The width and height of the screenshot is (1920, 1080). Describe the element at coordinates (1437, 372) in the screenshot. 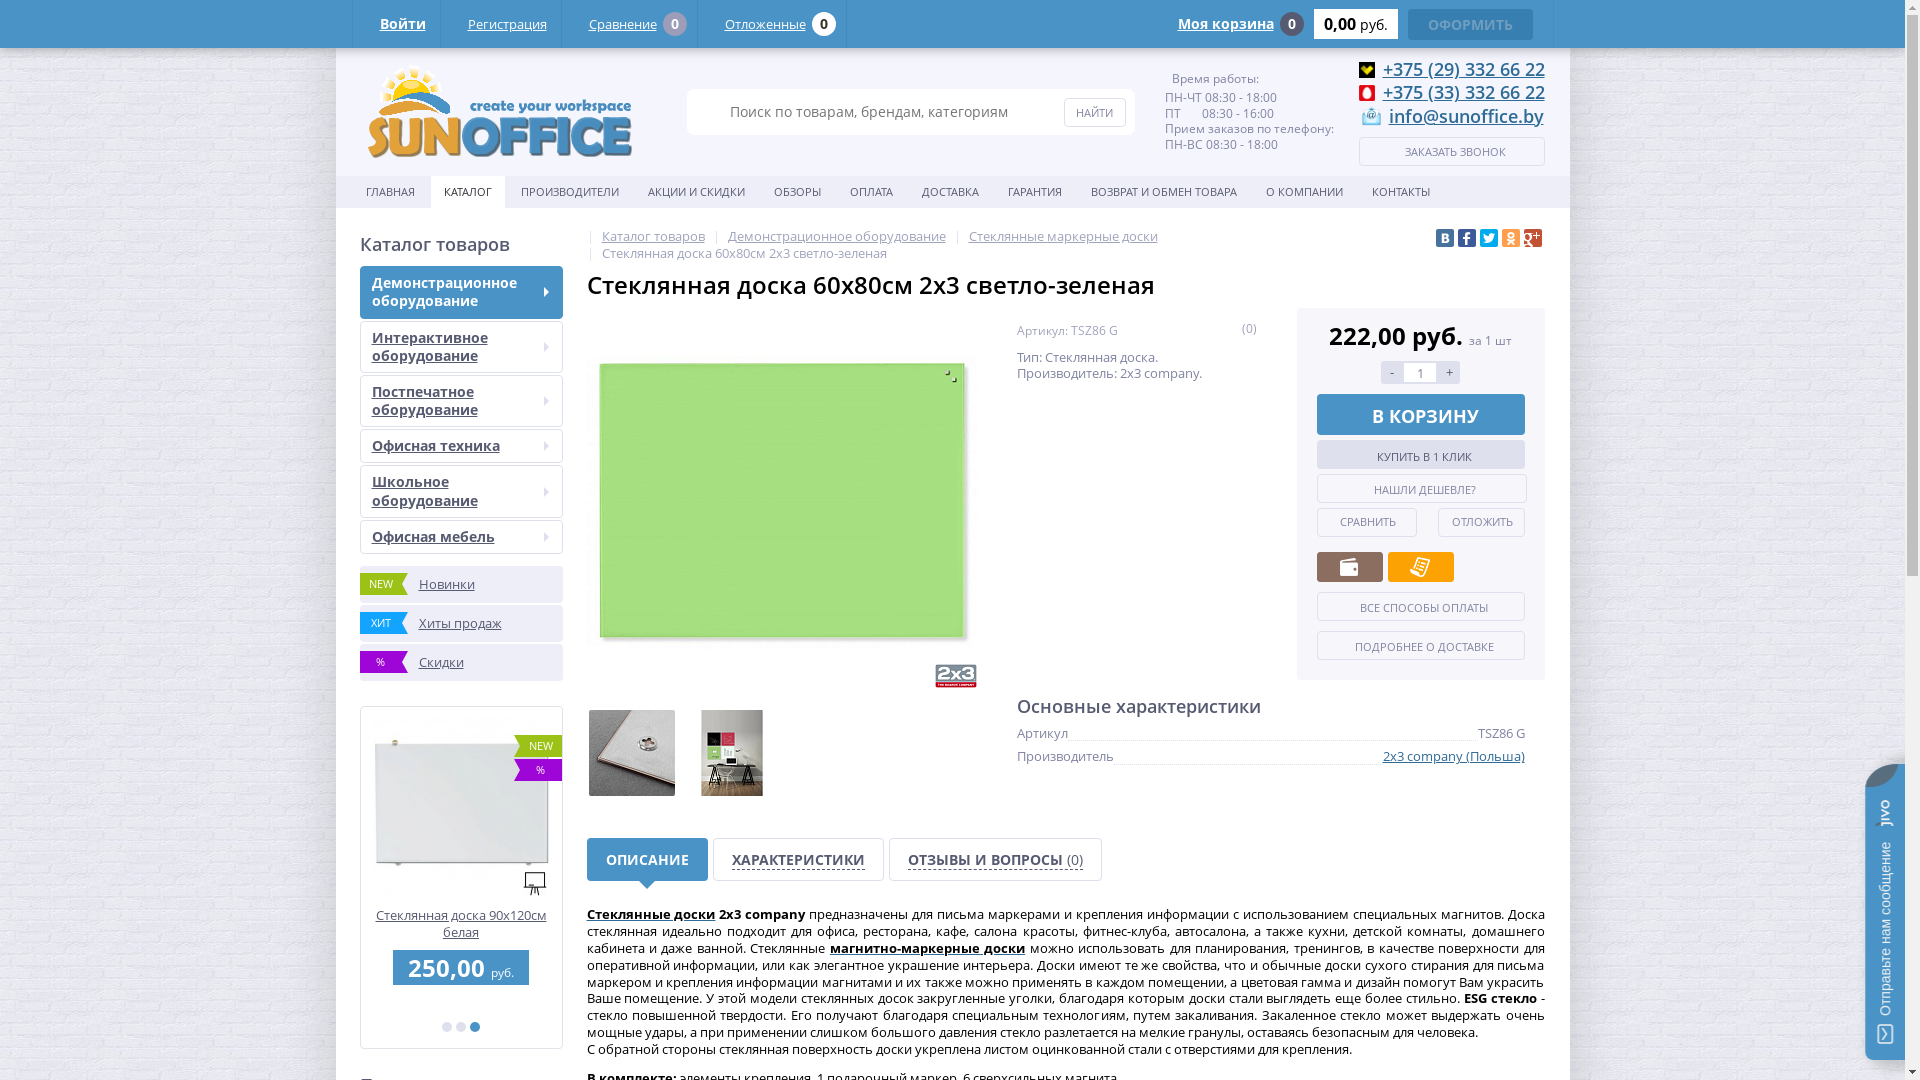

I see `'+'` at that location.